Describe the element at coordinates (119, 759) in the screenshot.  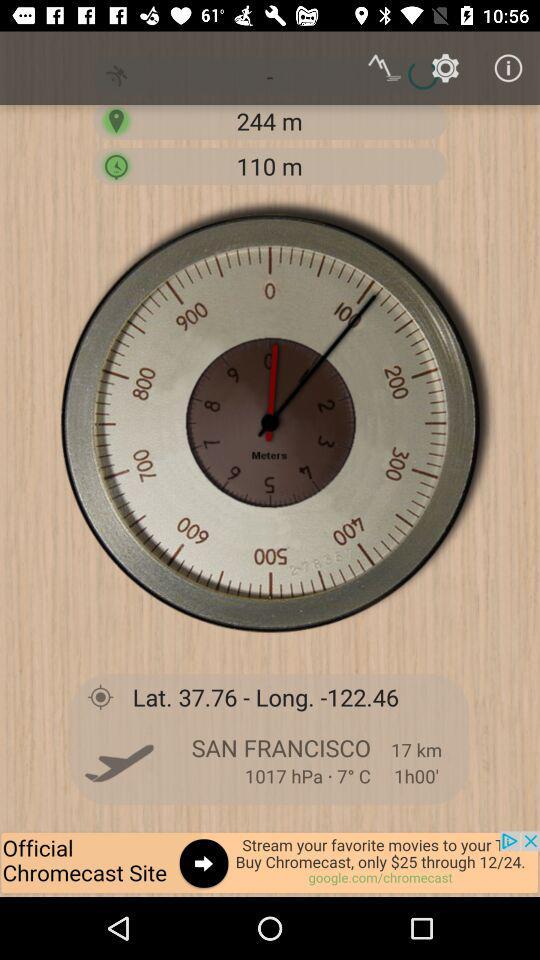
I see `the icon shown below location icon at the bottom of the page` at that location.